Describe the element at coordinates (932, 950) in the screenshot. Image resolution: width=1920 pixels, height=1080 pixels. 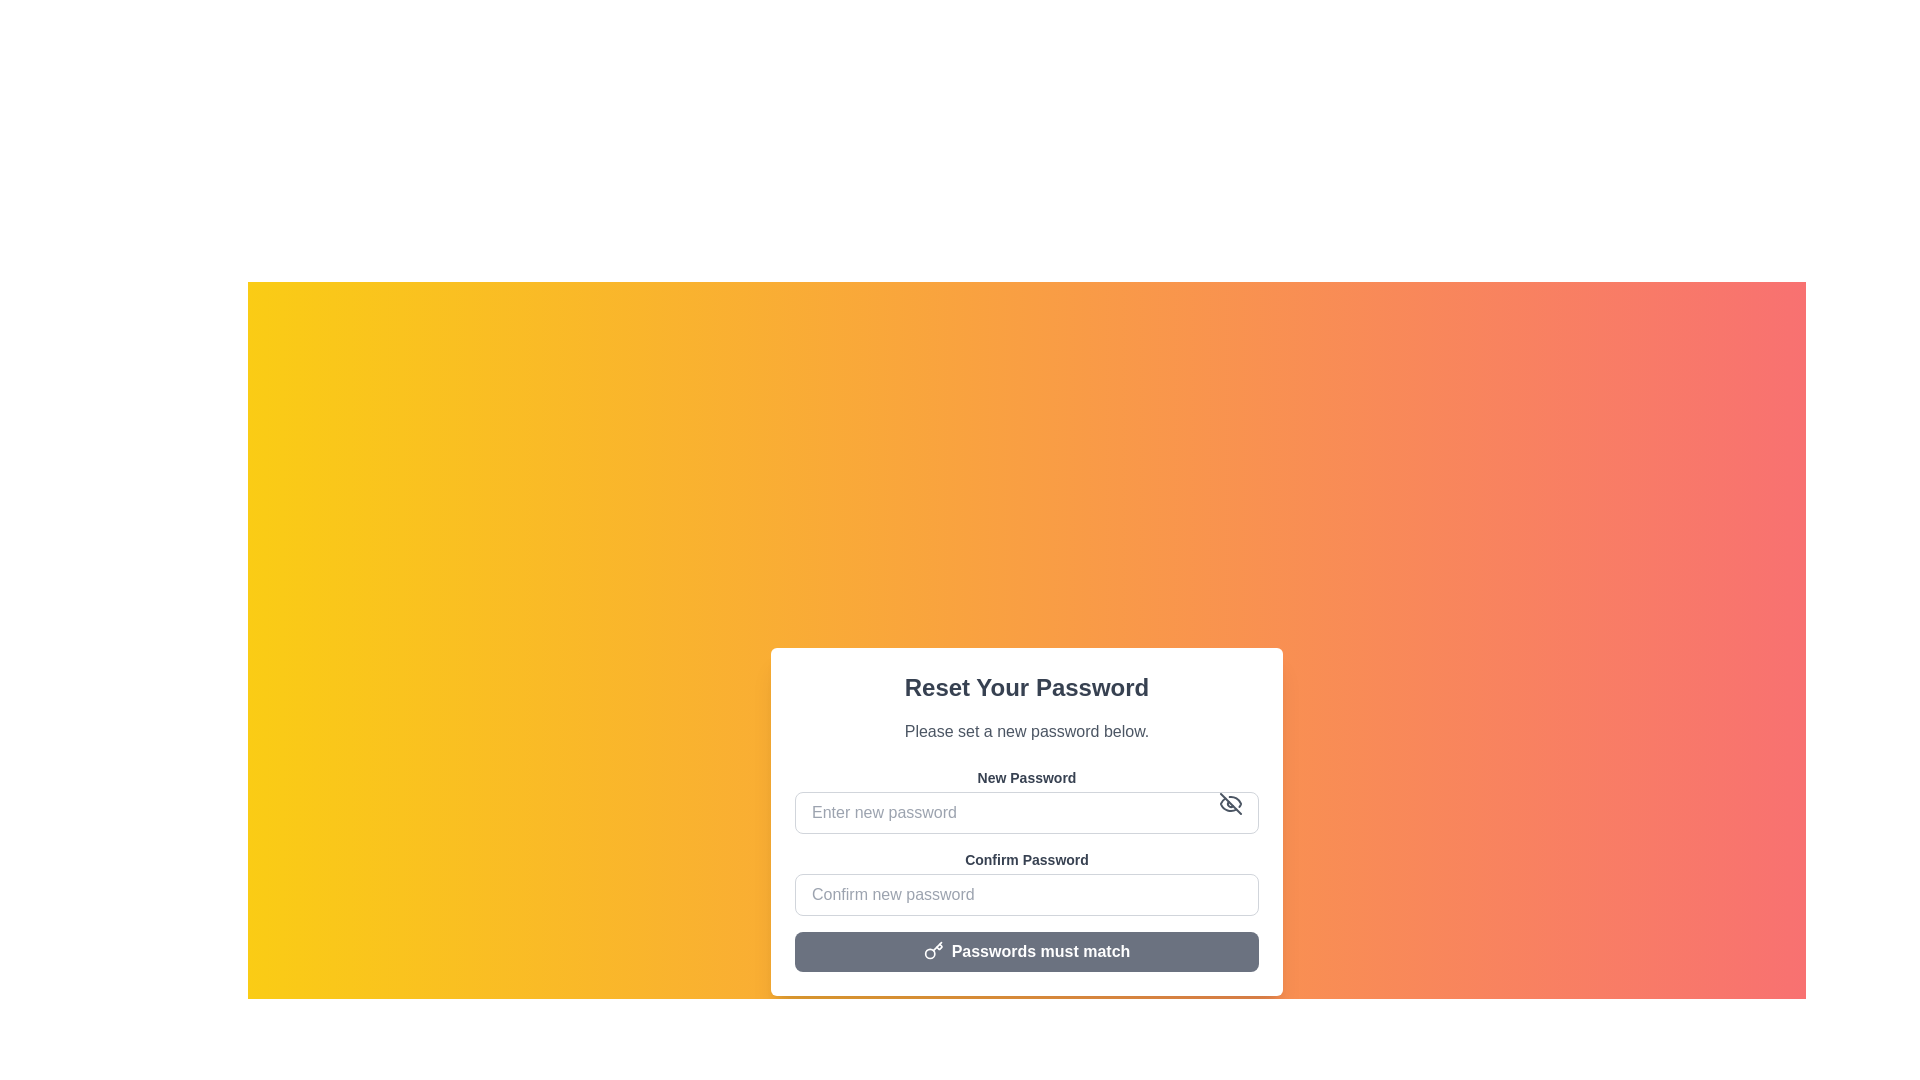
I see `the key icon that symbolizes security, located at the left of the text within the horizontal button at the bottom of the password reset form` at that location.